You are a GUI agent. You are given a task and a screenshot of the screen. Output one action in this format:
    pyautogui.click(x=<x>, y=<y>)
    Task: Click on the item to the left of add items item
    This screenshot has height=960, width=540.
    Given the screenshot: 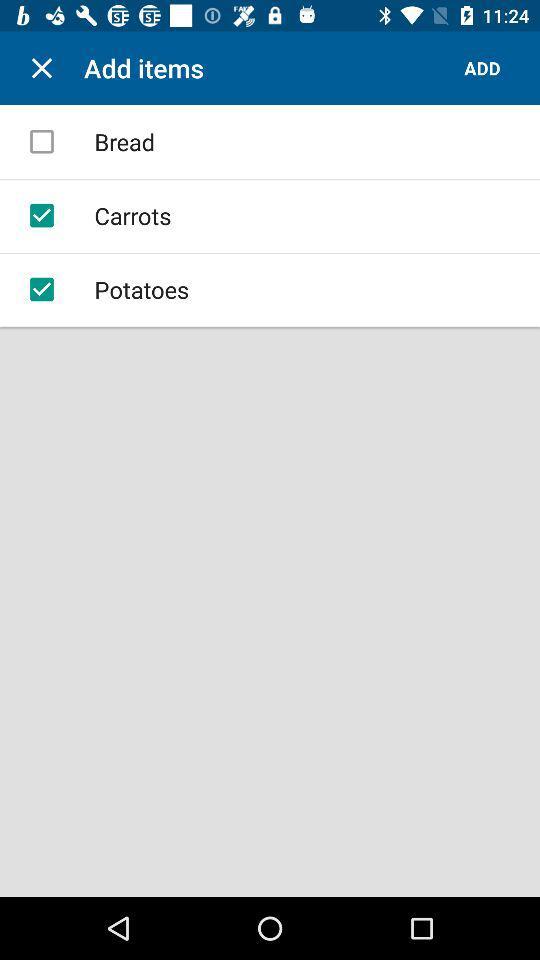 What is the action you would take?
    pyautogui.click(x=42, y=68)
    